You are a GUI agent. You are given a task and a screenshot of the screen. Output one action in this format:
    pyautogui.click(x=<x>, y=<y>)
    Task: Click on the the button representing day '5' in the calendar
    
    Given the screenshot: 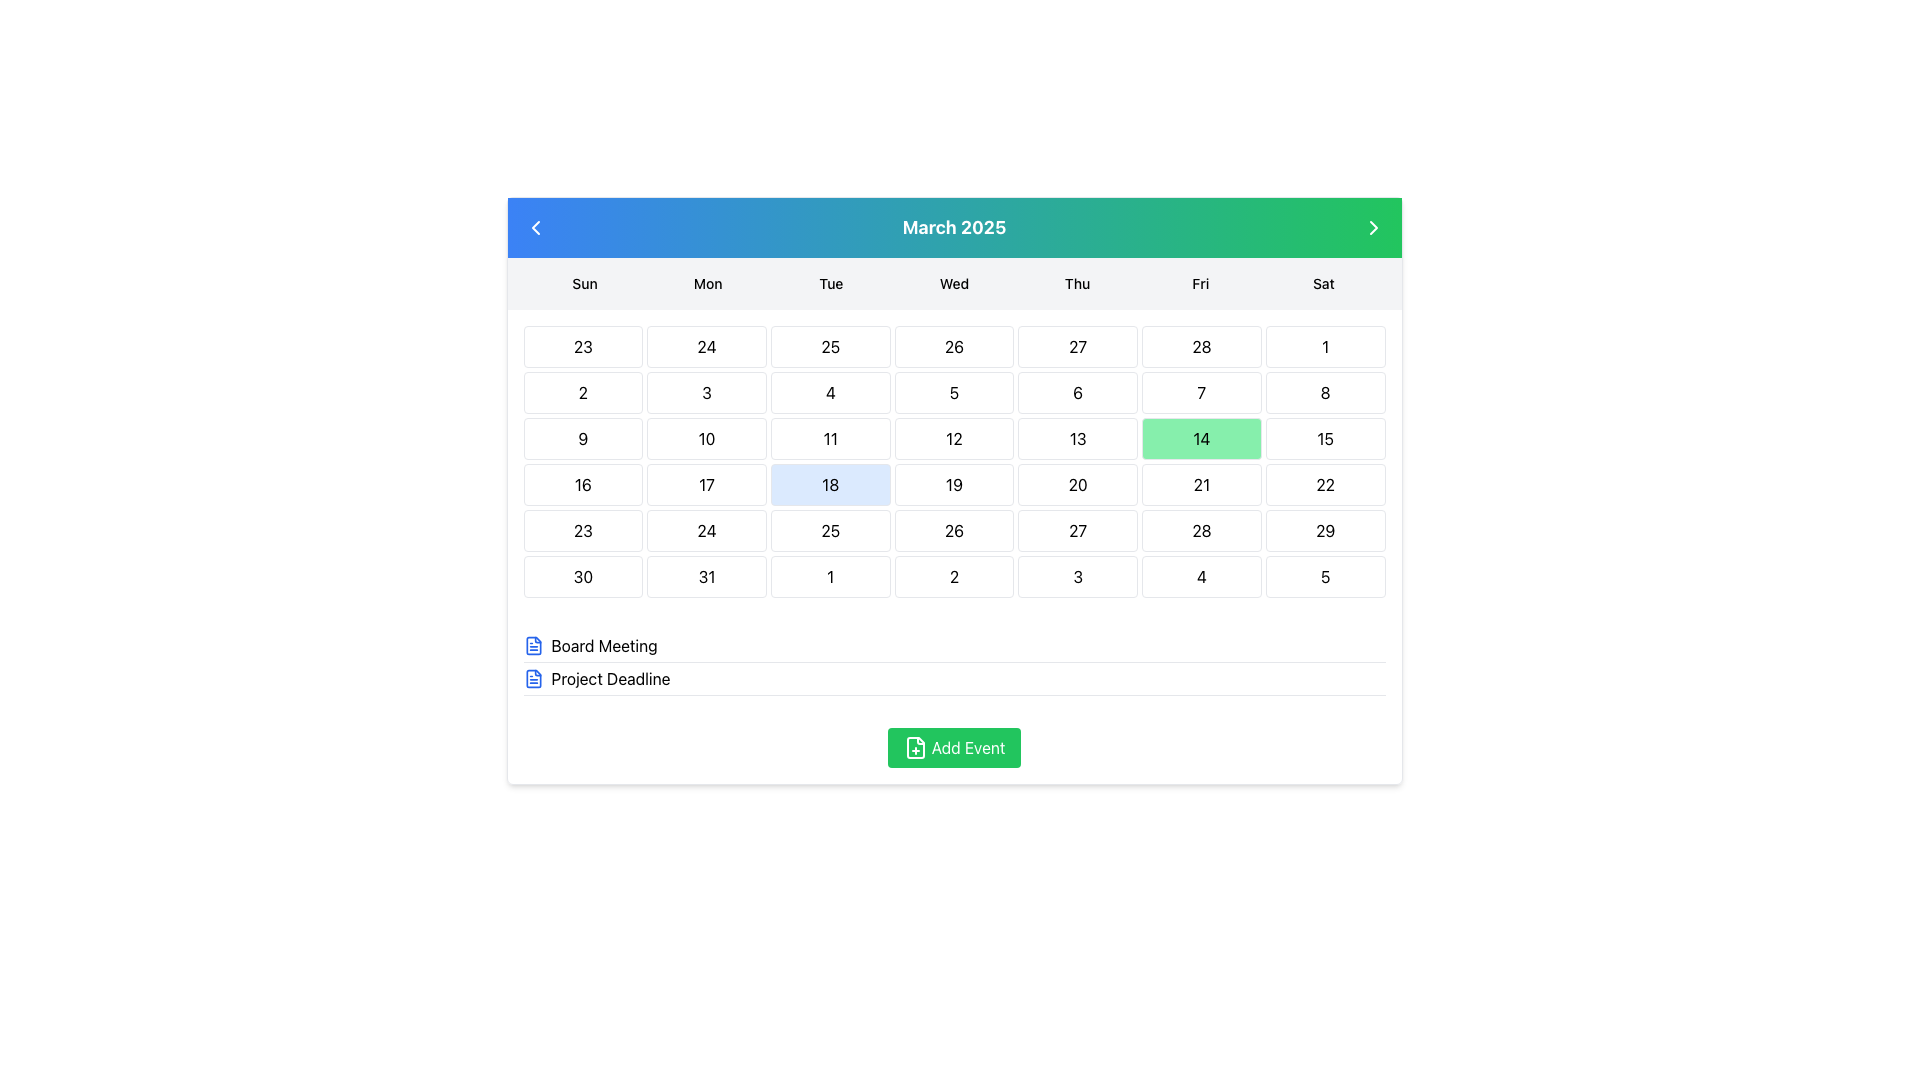 What is the action you would take?
    pyautogui.click(x=953, y=393)
    